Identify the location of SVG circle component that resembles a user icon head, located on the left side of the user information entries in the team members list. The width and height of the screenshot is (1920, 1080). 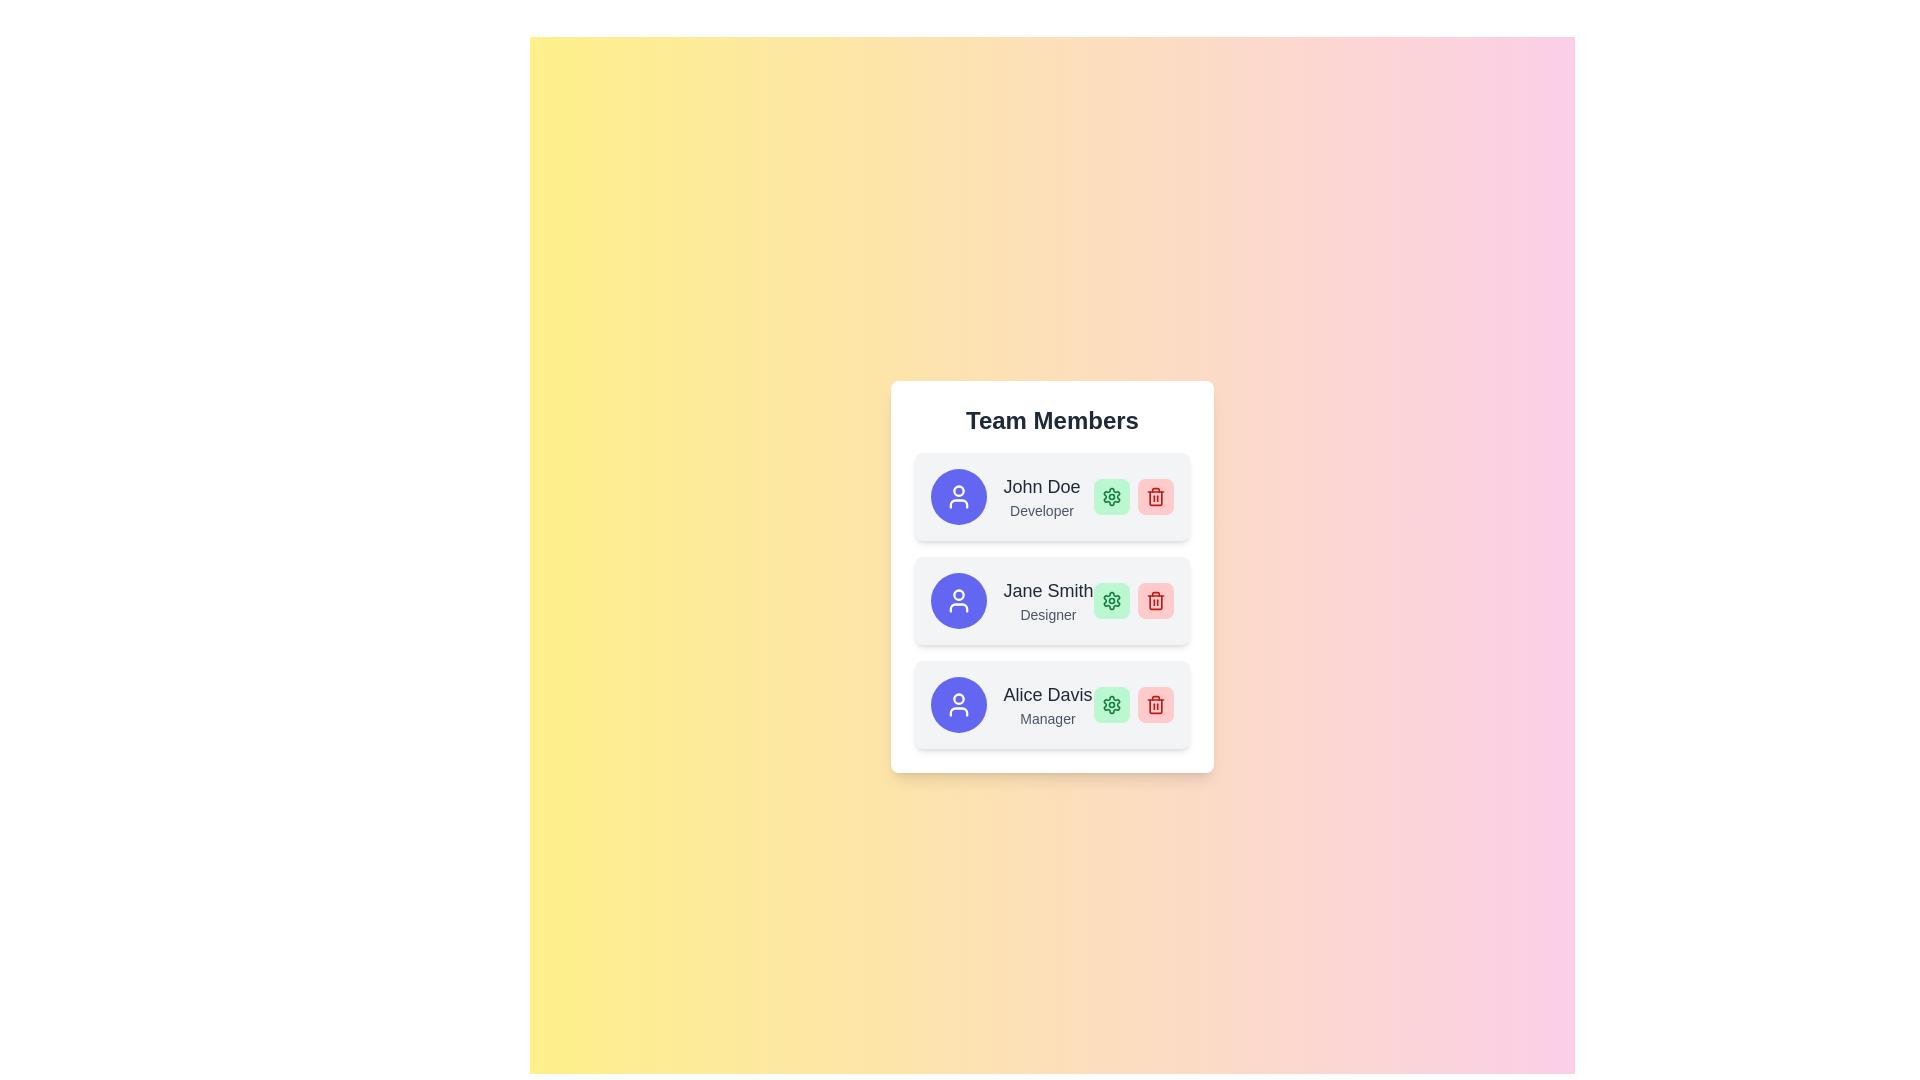
(958, 491).